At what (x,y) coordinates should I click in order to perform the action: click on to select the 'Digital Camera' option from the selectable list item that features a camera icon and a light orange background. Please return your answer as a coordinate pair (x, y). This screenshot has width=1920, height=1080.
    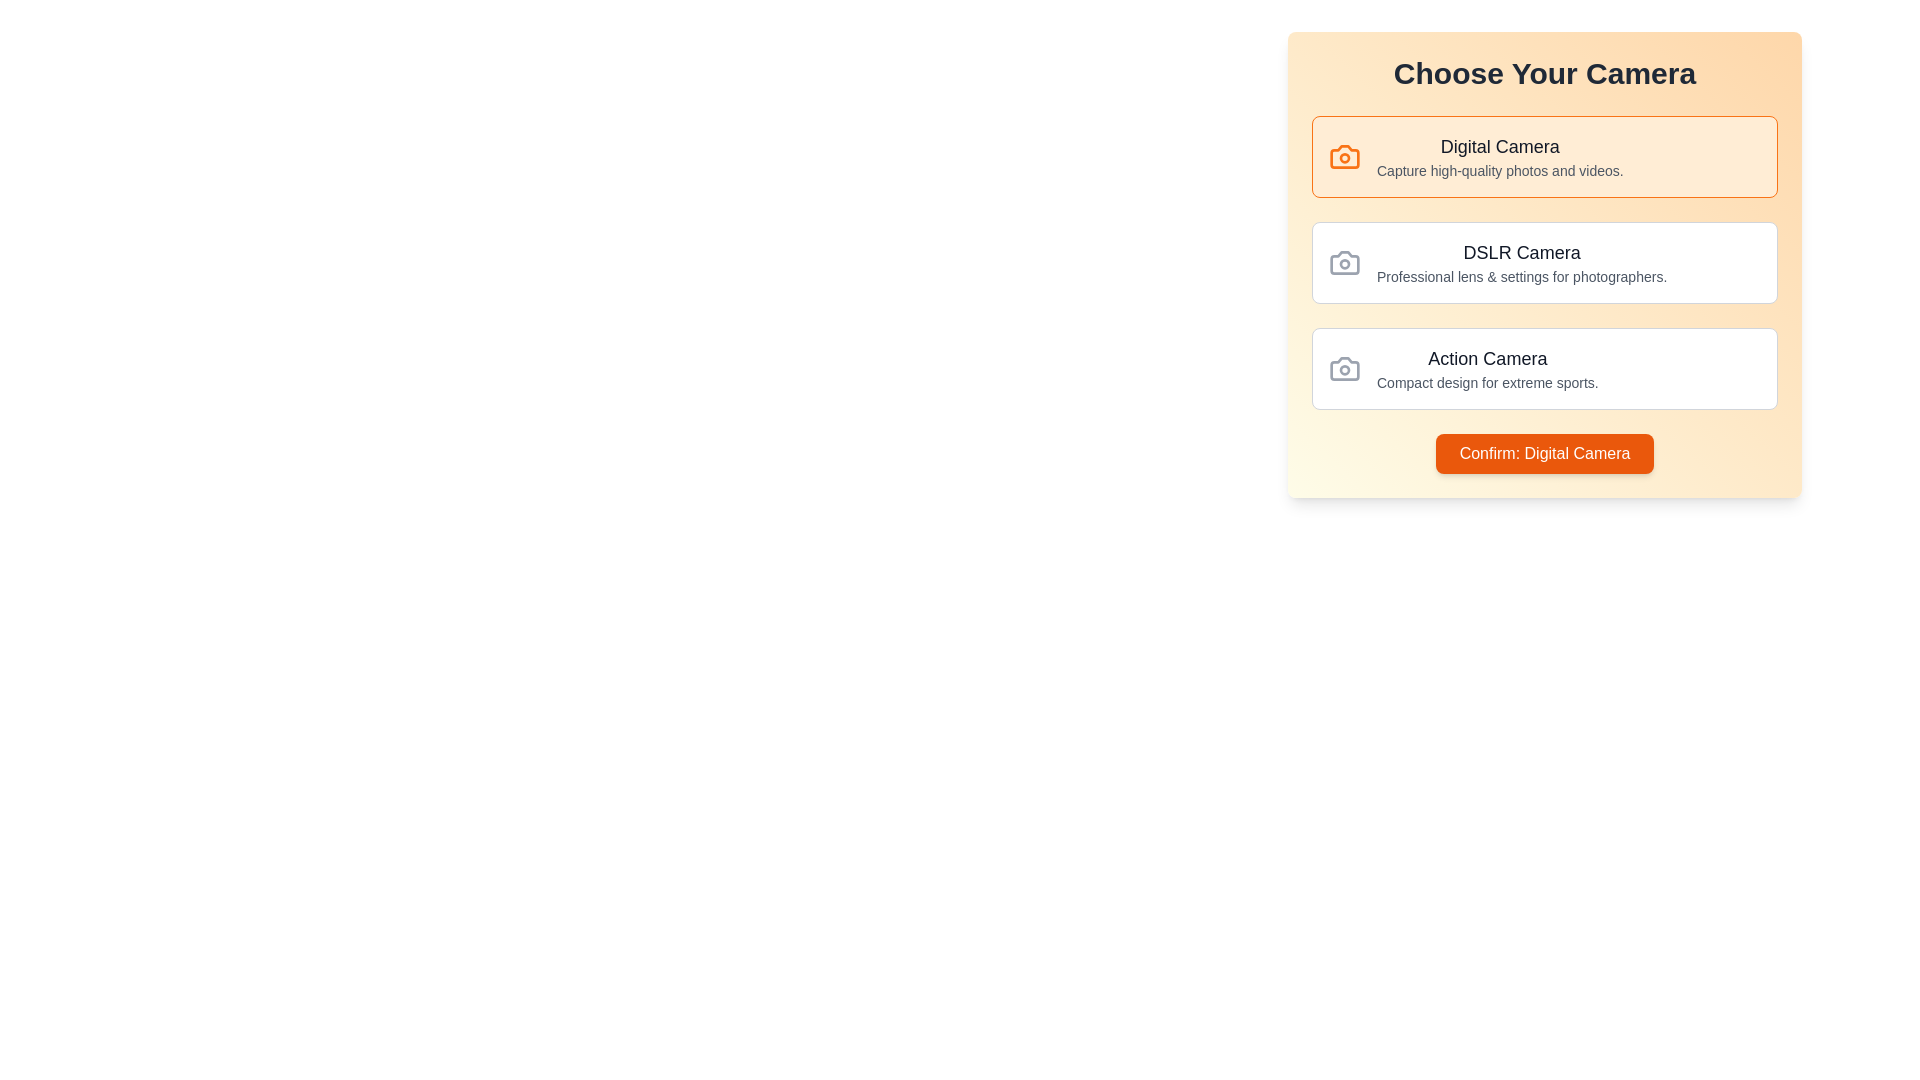
    Looking at the image, I should click on (1544, 156).